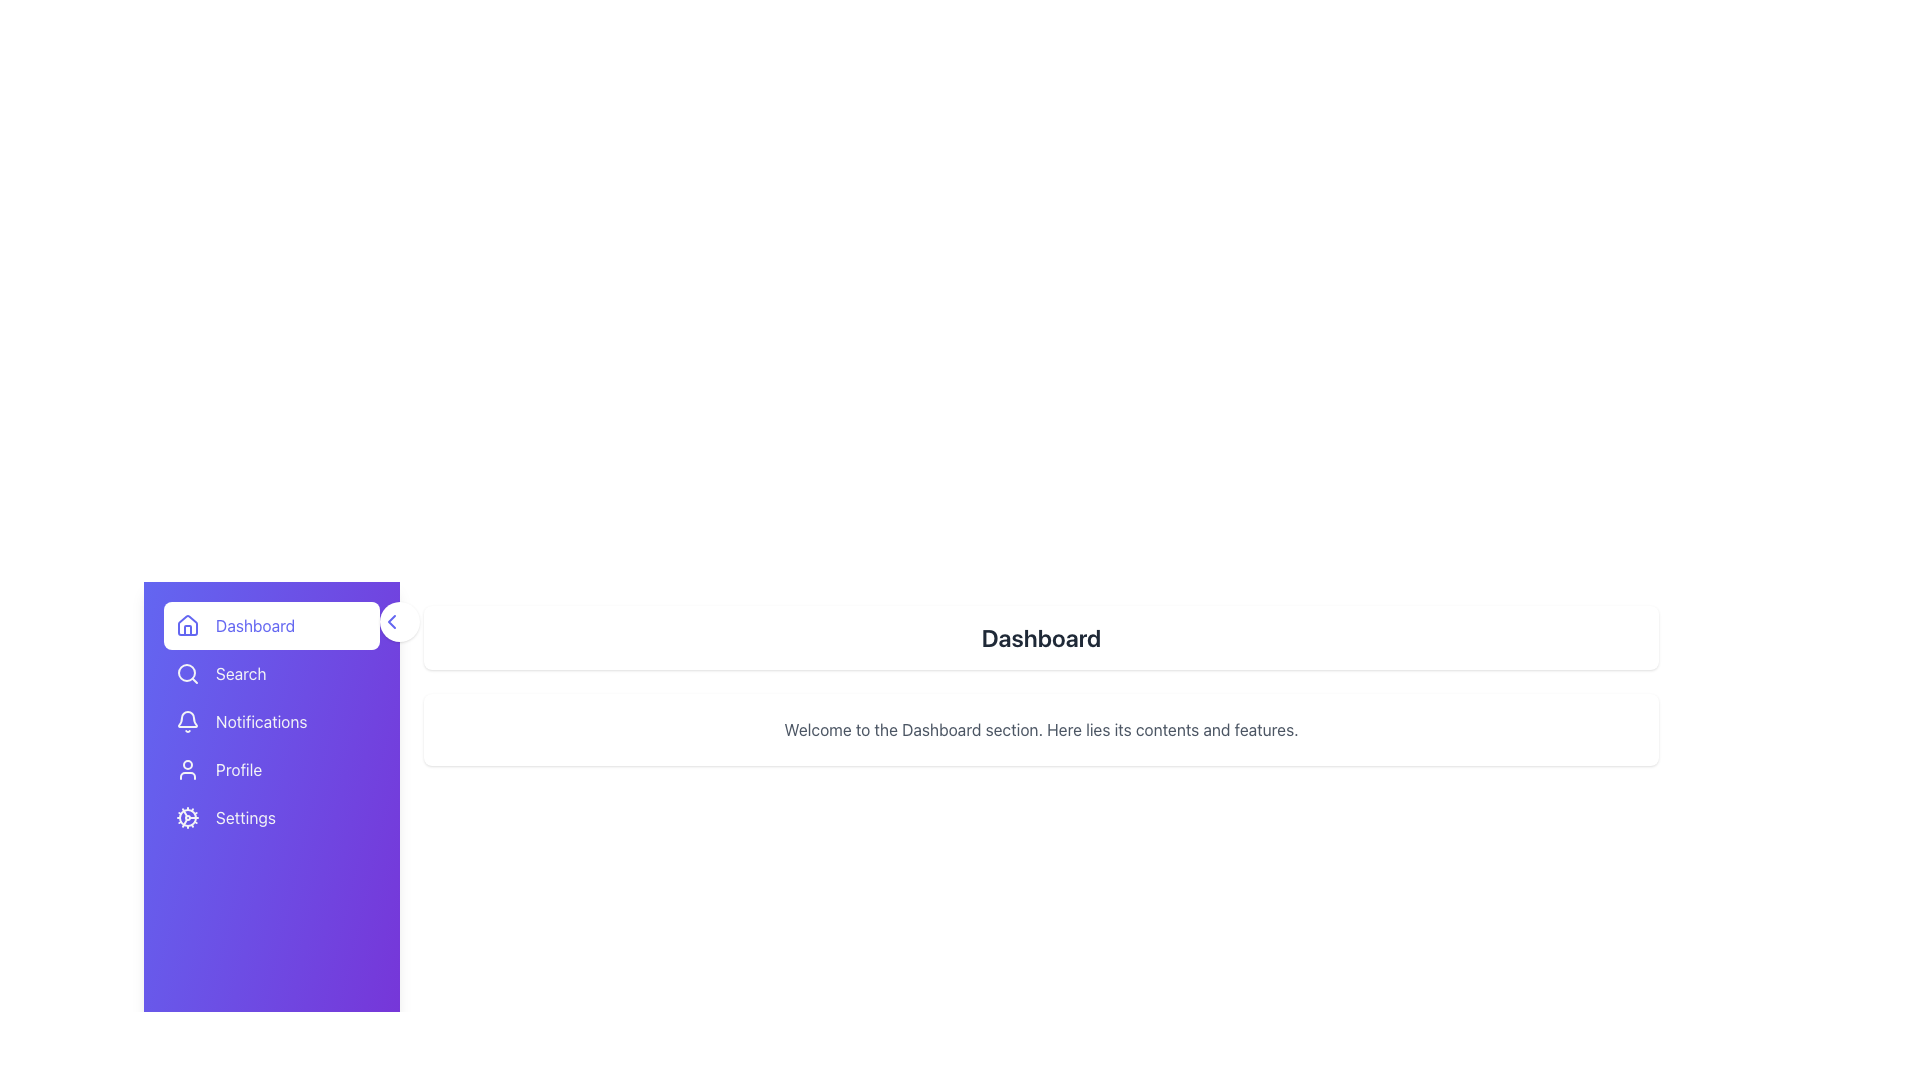 The width and height of the screenshot is (1920, 1080). I want to click on the 'Profile' text label in the sidebar menu, which is located below the 'Notifications' item and above the 'Settings' item, so click(239, 769).